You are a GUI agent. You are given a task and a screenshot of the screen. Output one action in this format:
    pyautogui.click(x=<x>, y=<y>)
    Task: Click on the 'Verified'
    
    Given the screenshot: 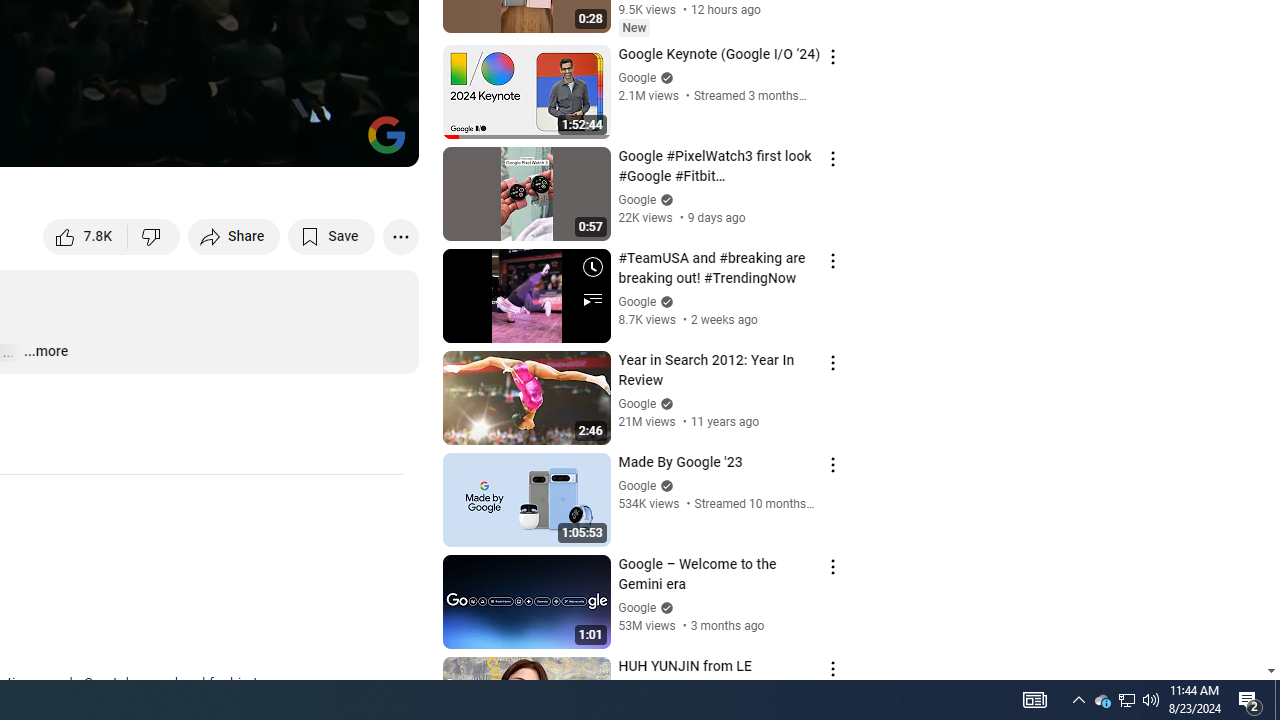 What is the action you would take?
    pyautogui.click(x=664, y=606)
    